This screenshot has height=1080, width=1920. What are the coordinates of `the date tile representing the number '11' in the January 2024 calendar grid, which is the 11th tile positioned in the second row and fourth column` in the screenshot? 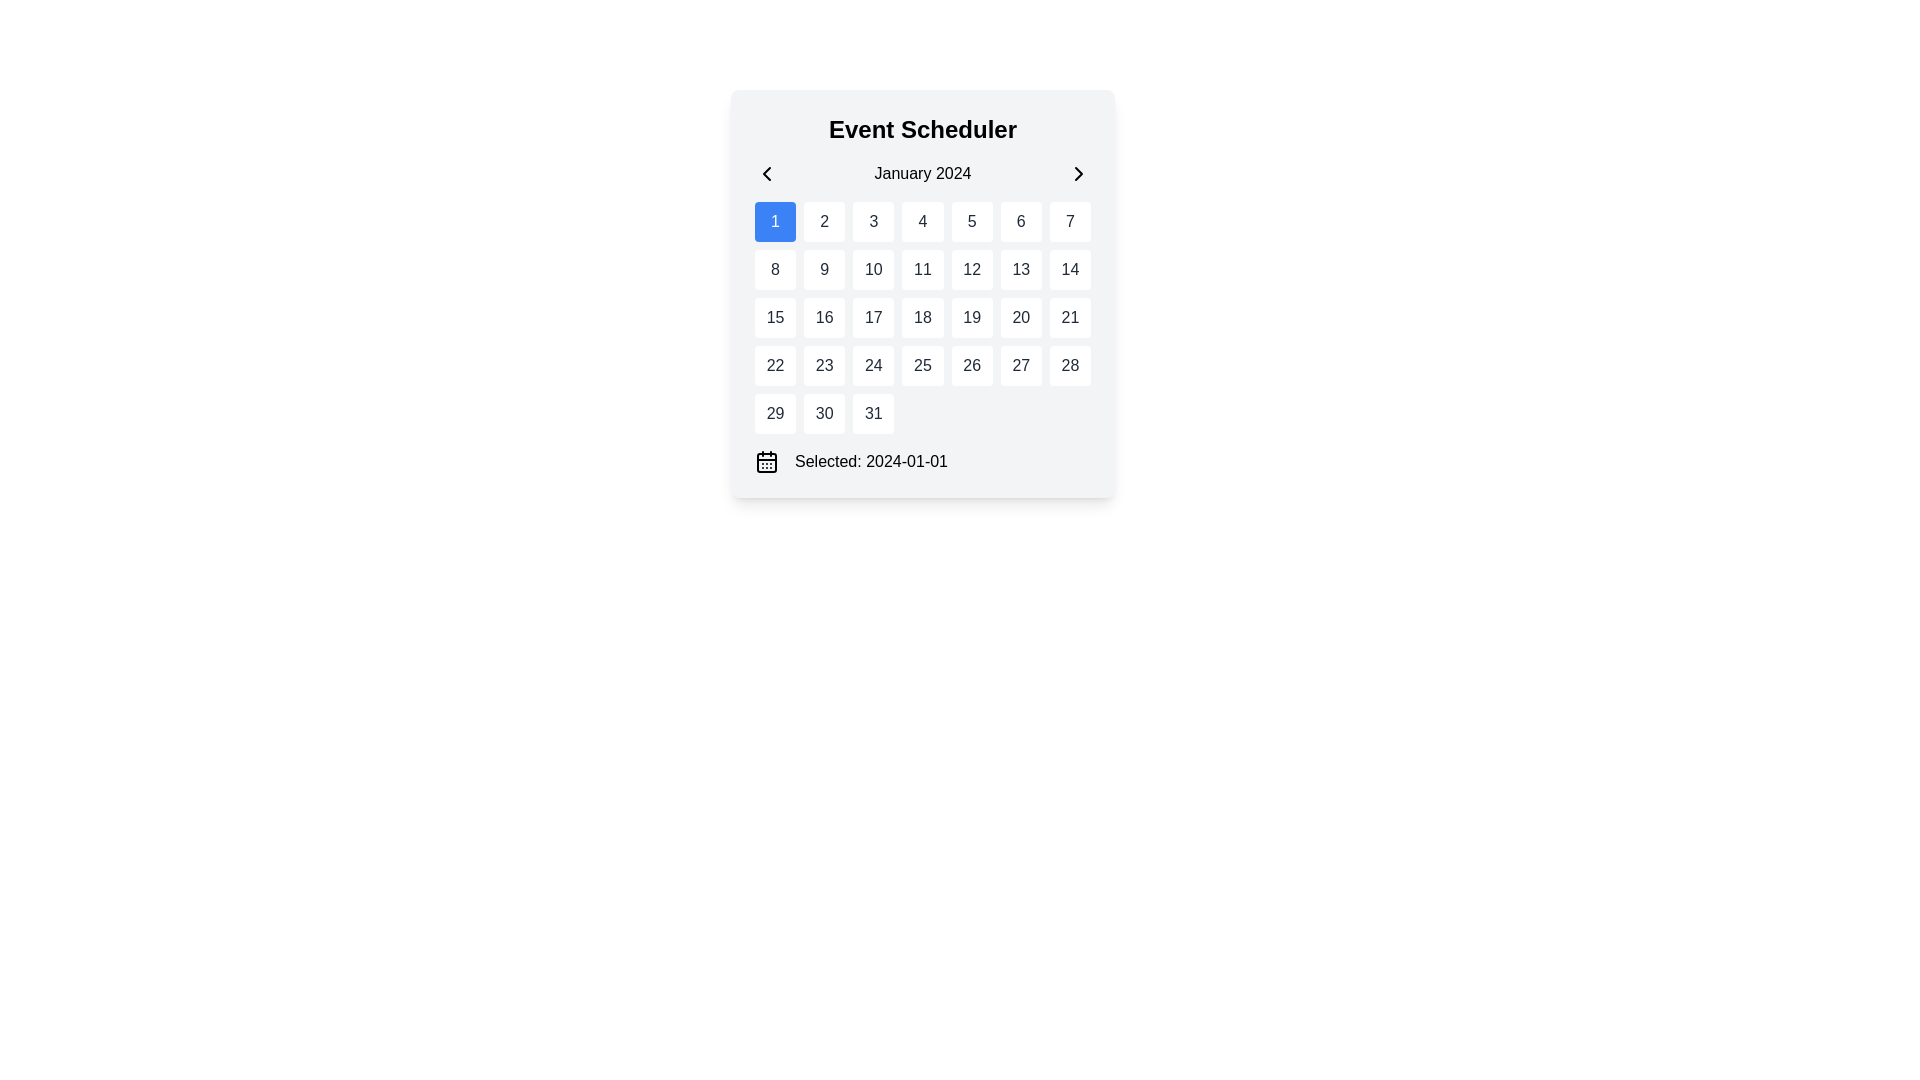 It's located at (921, 270).